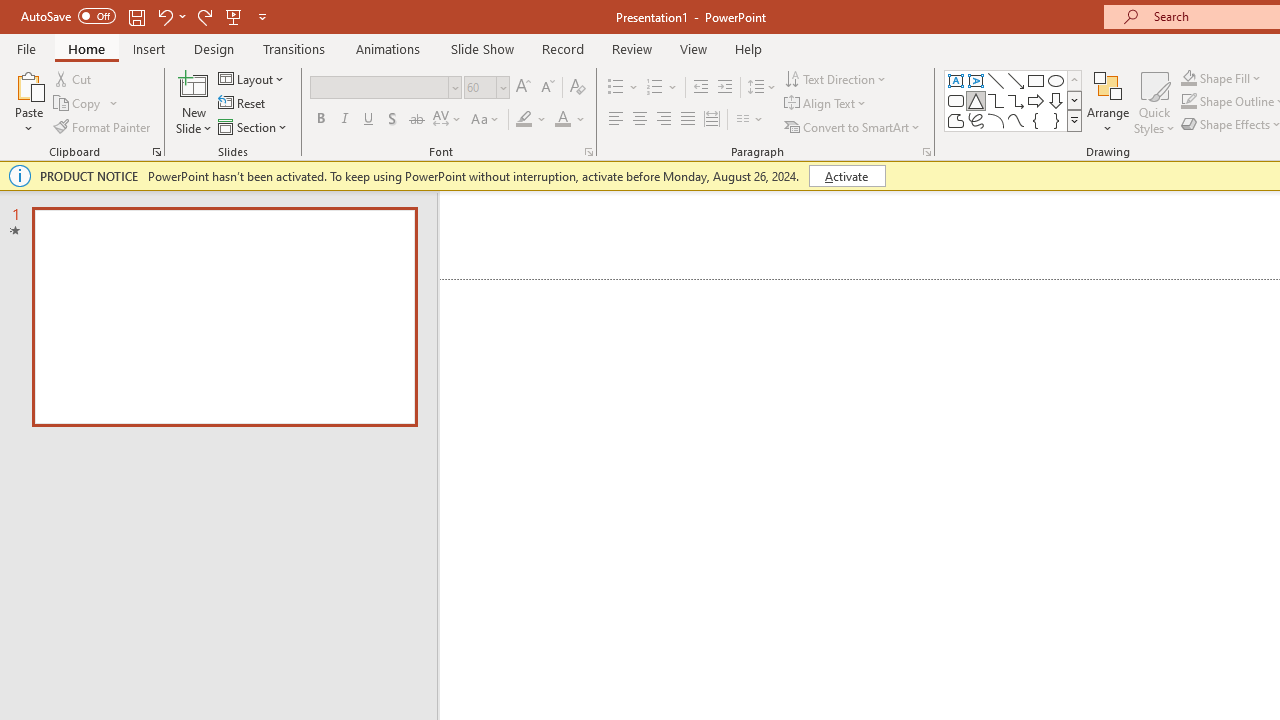 The image size is (1280, 720). Describe the element at coordinates (385, 86) in the screenshot. I see `'Font'` at that location.